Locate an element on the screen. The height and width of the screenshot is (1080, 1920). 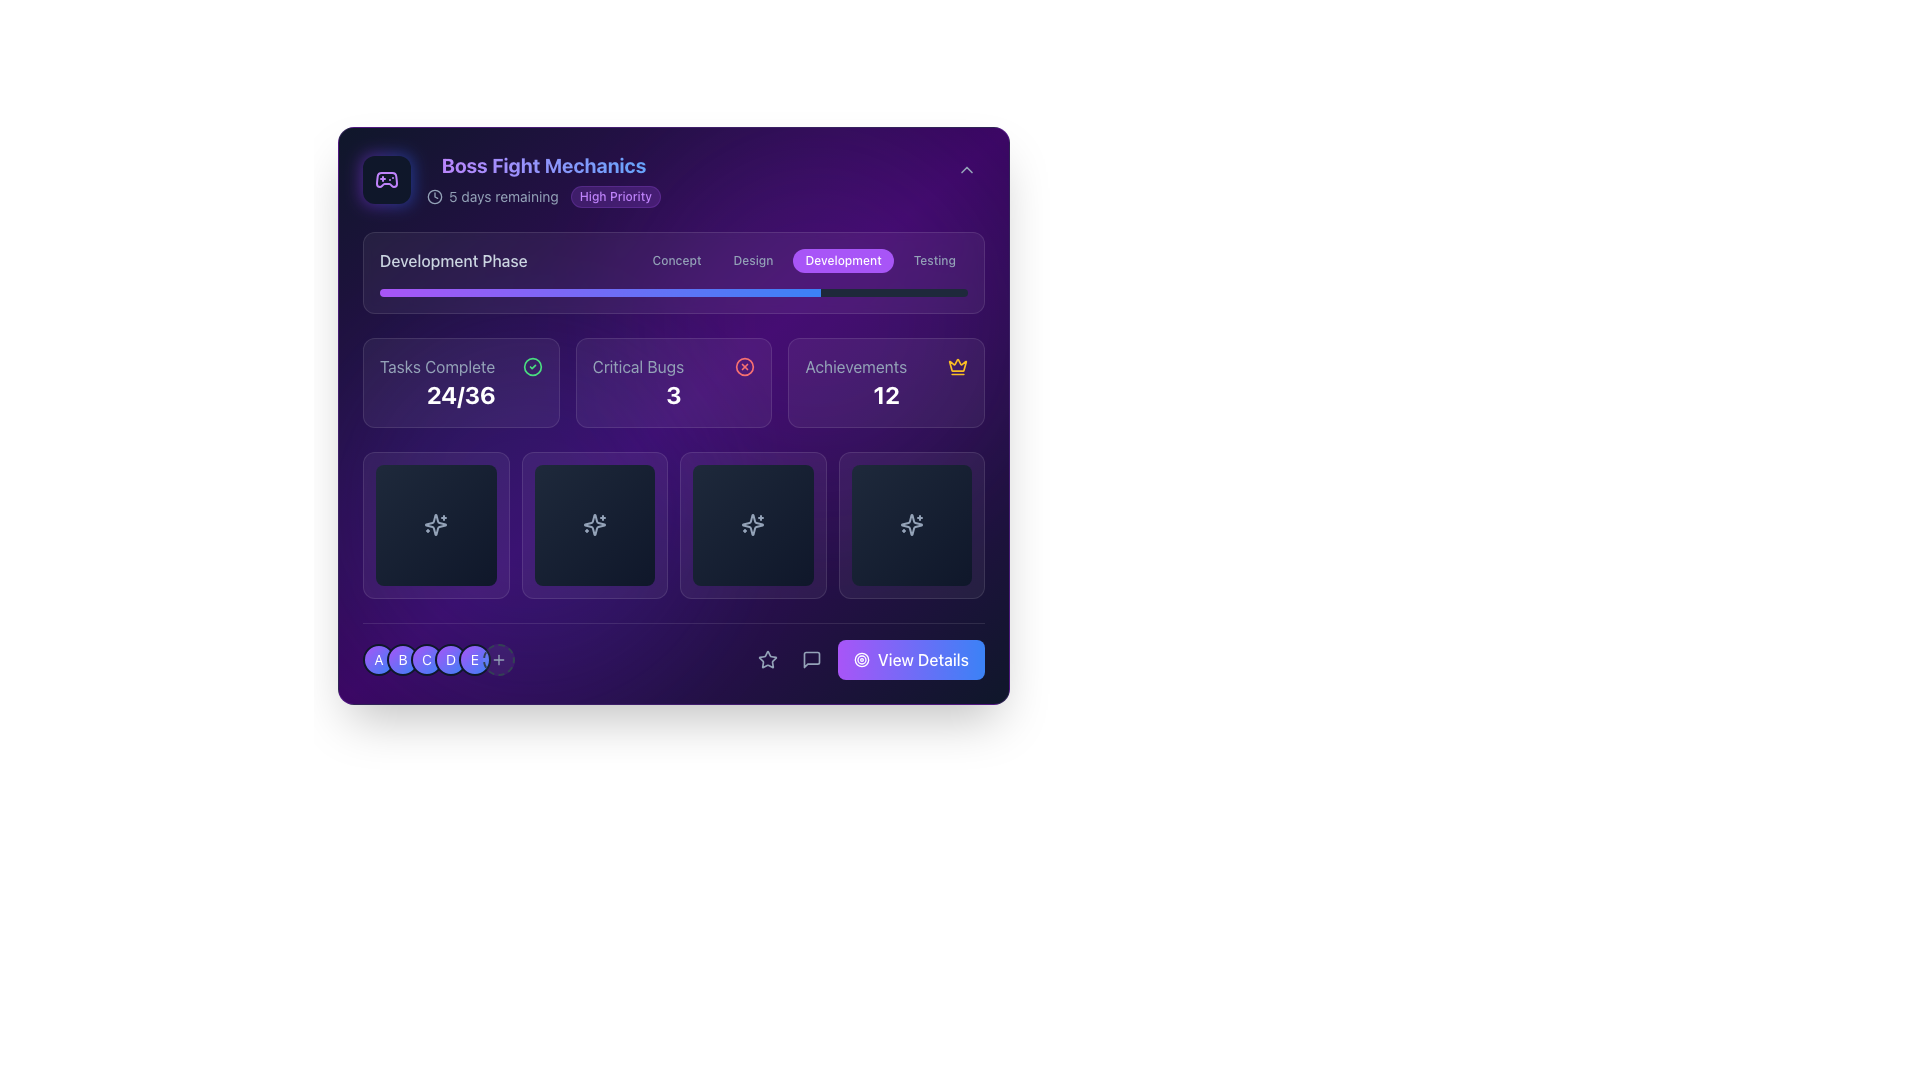
text of the 'High Priority' badge located between '5 days remaining' and 'Boss Fight Mechanics' in the top section of the interface is located at coordinates (614, 196).